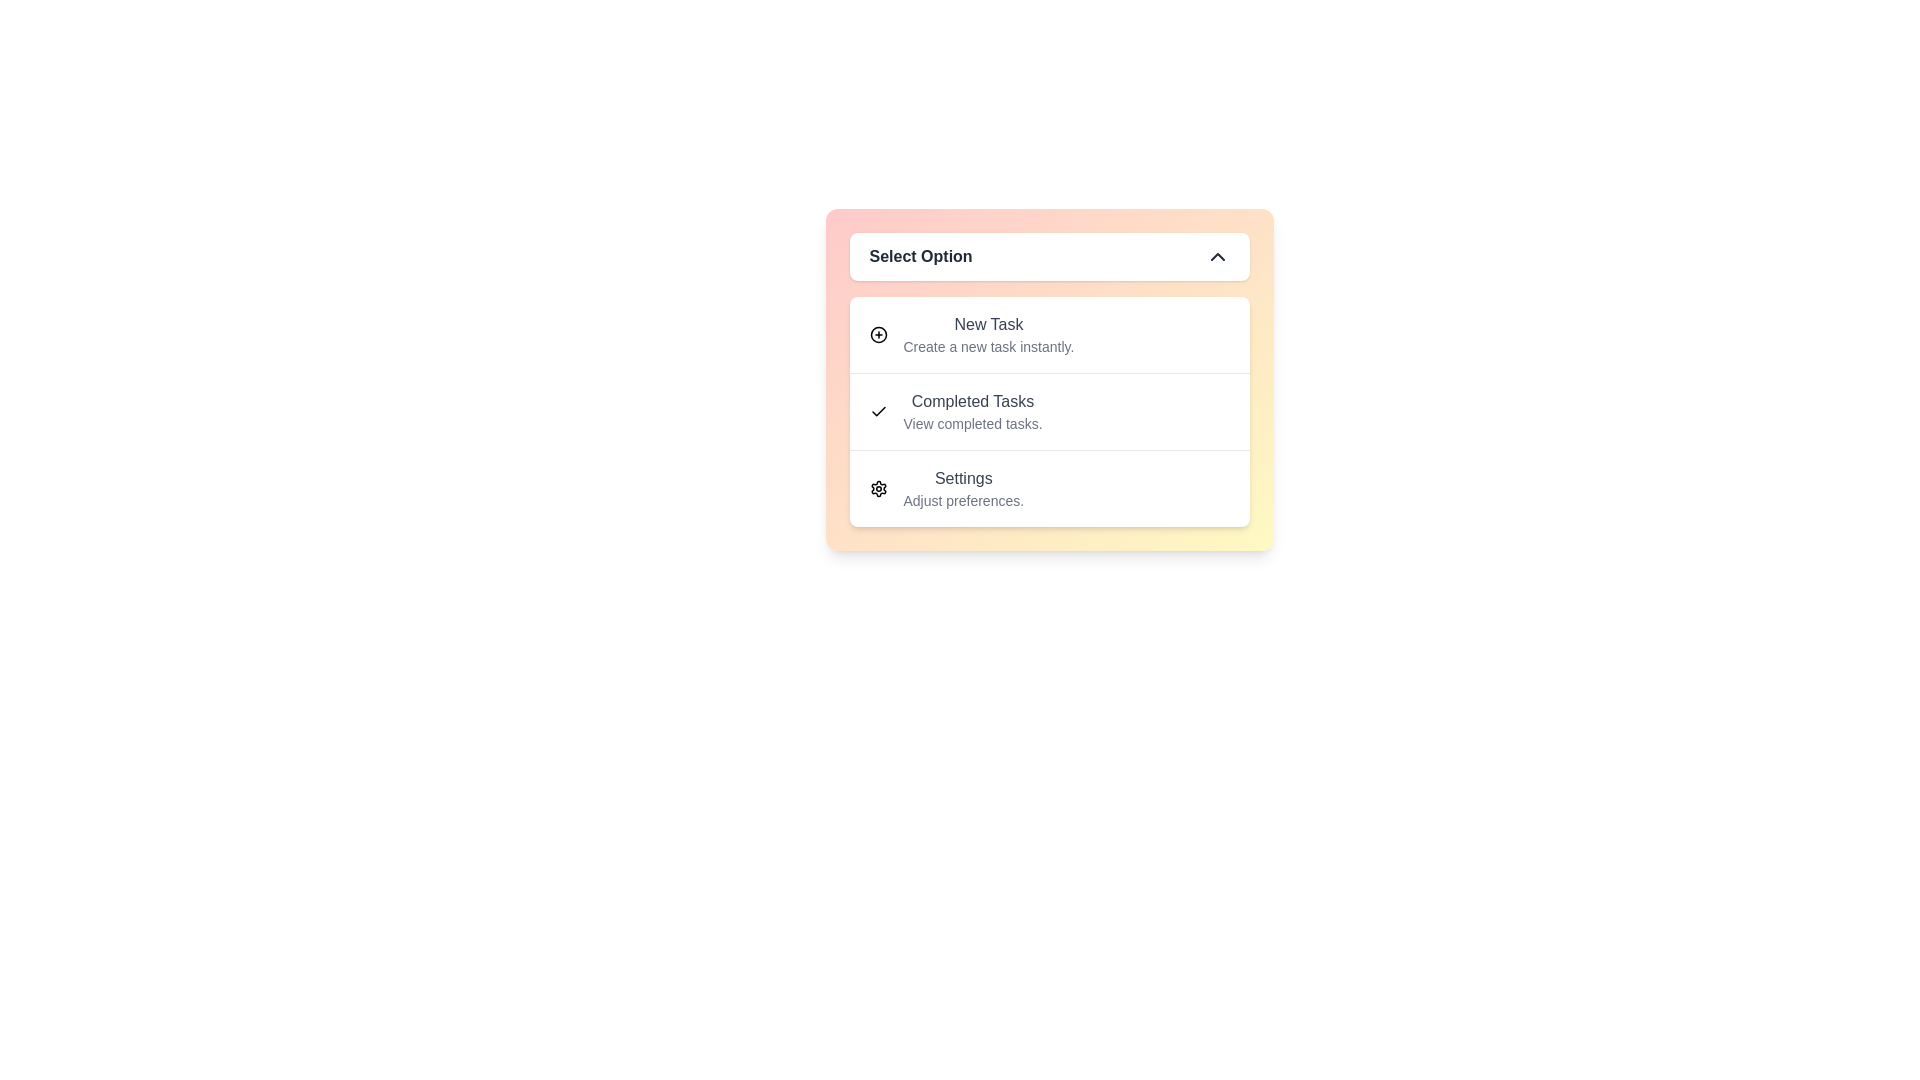 This screenshot has height=1080, width=1920. Describe the element at coordinates (1048, 410) in the screenshot. I see `the menu option Completed Tasks by clicking on the corresponding menu item` at that location.